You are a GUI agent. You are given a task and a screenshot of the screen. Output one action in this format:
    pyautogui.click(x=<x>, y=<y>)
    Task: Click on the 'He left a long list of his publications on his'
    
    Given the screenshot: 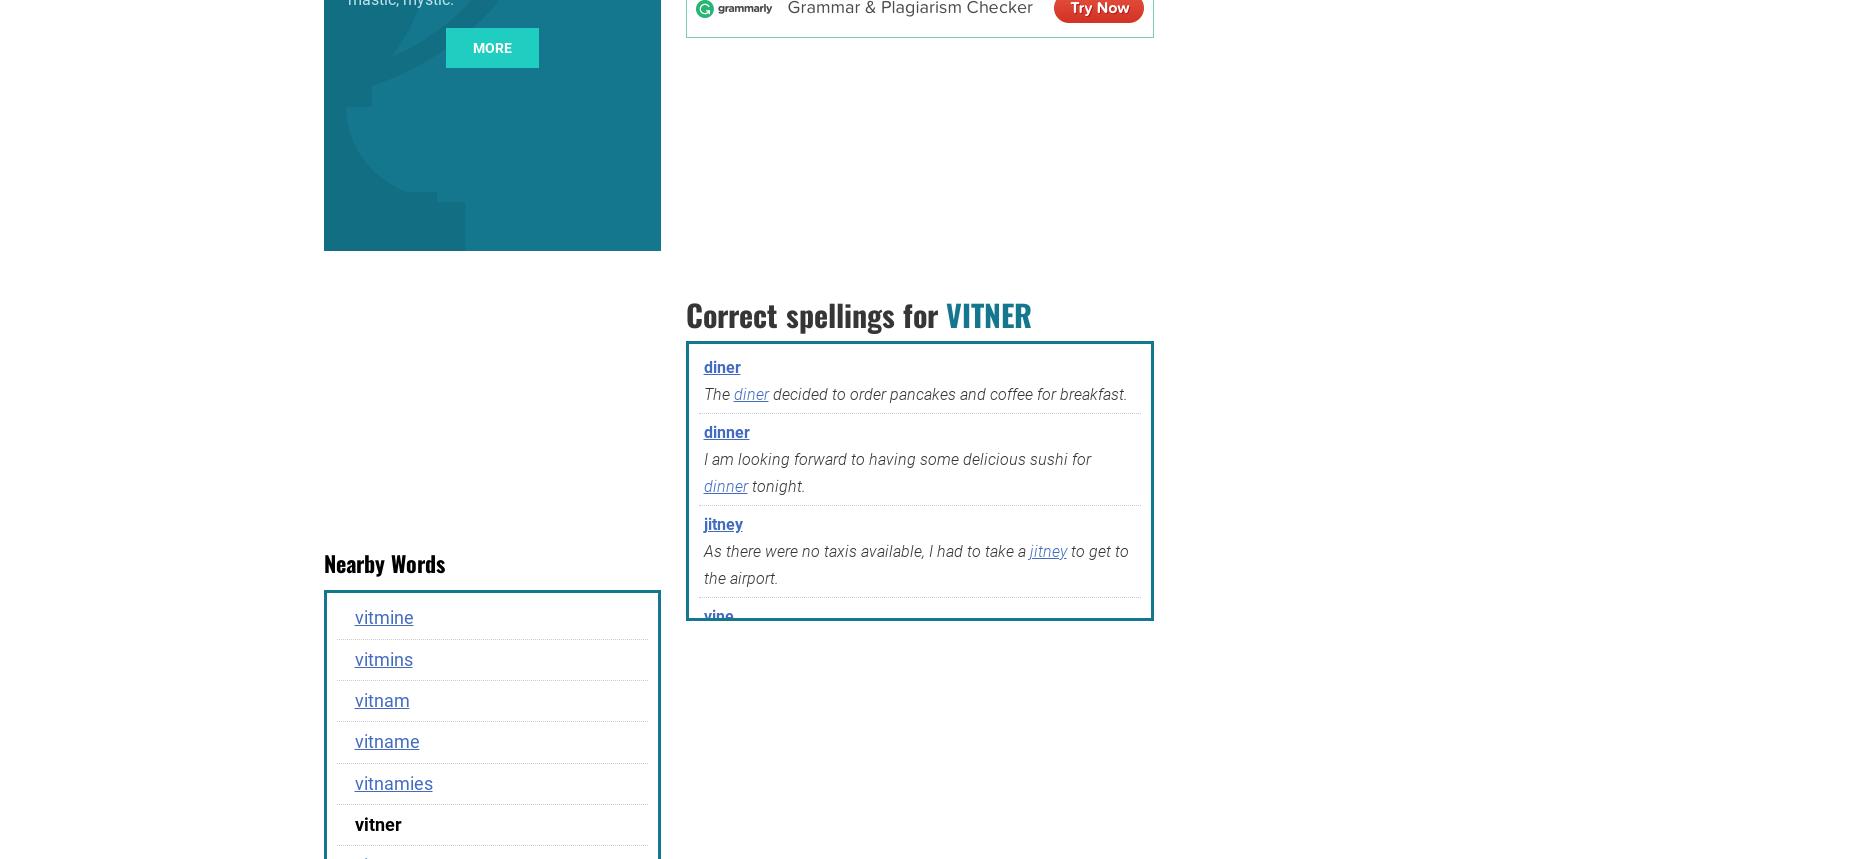 What is the action you would take?
    pyautogui.click(x=853, y=800)
    